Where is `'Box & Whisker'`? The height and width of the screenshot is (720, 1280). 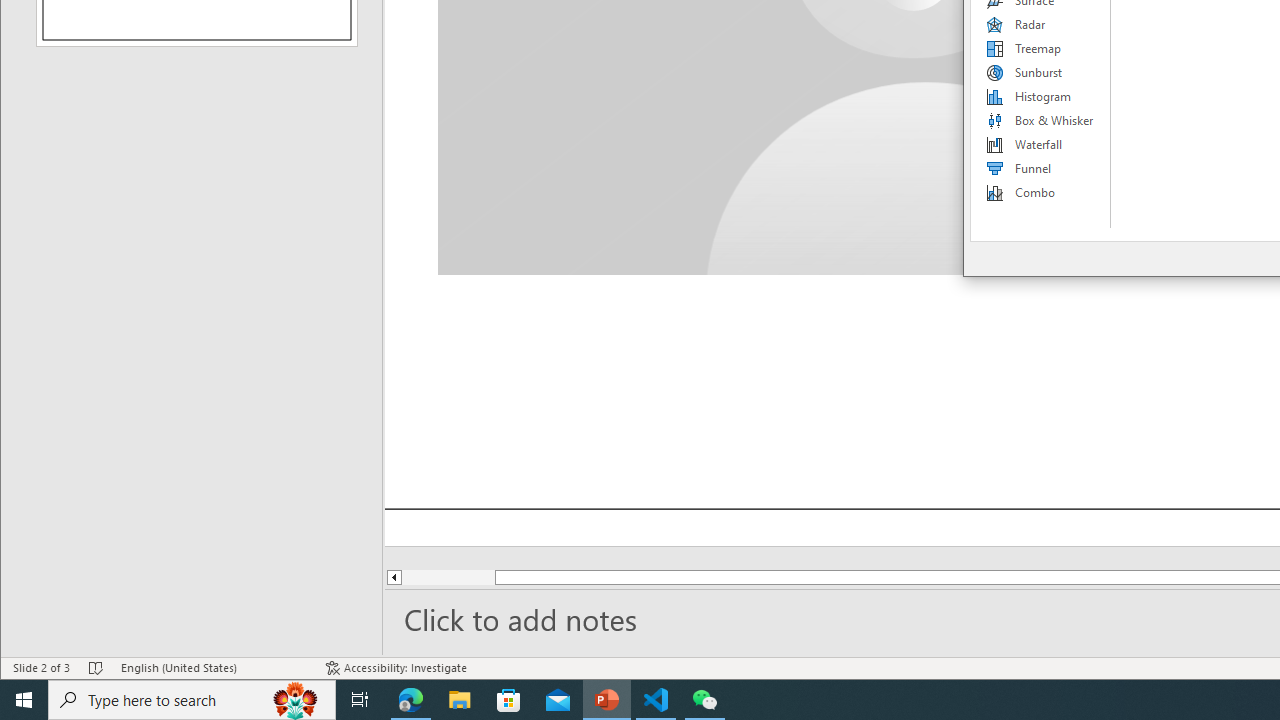
'Box & Whisker' is located at coordinates (1040, 120).